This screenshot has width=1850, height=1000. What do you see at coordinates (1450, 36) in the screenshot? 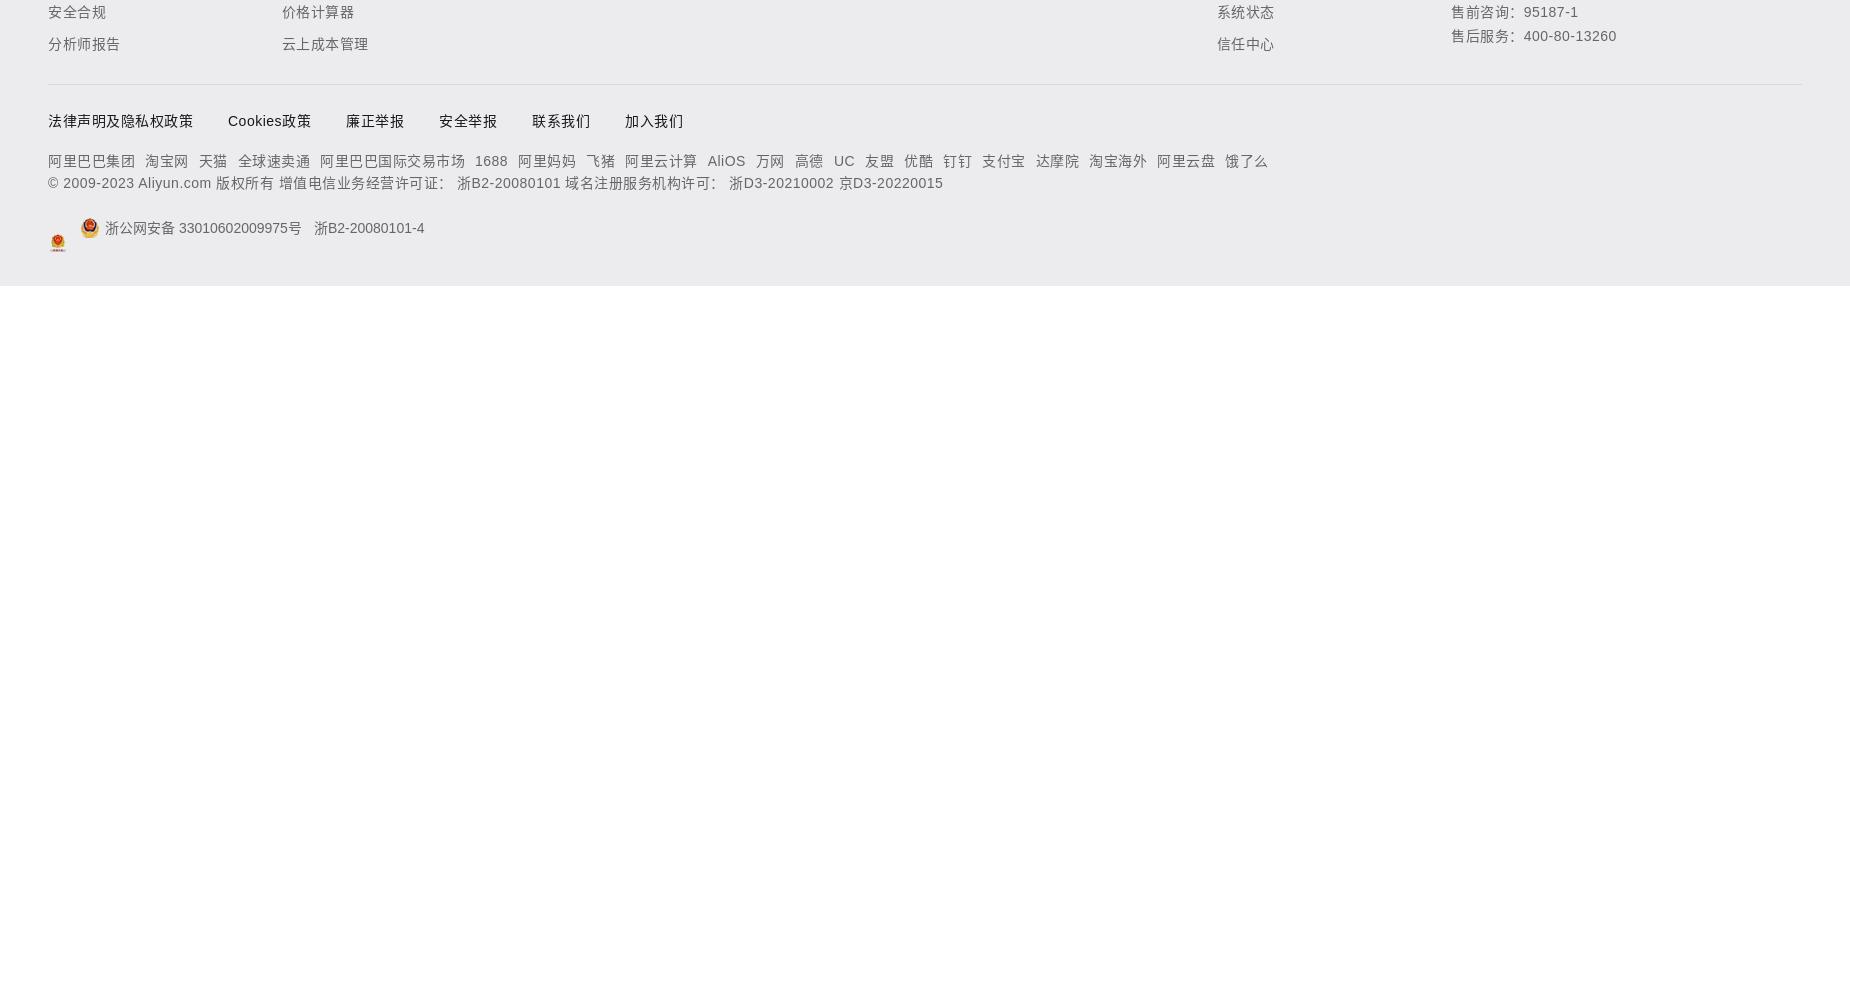
I see `'售后服务：400-80-13260'` at bounding box center [1450, 36].